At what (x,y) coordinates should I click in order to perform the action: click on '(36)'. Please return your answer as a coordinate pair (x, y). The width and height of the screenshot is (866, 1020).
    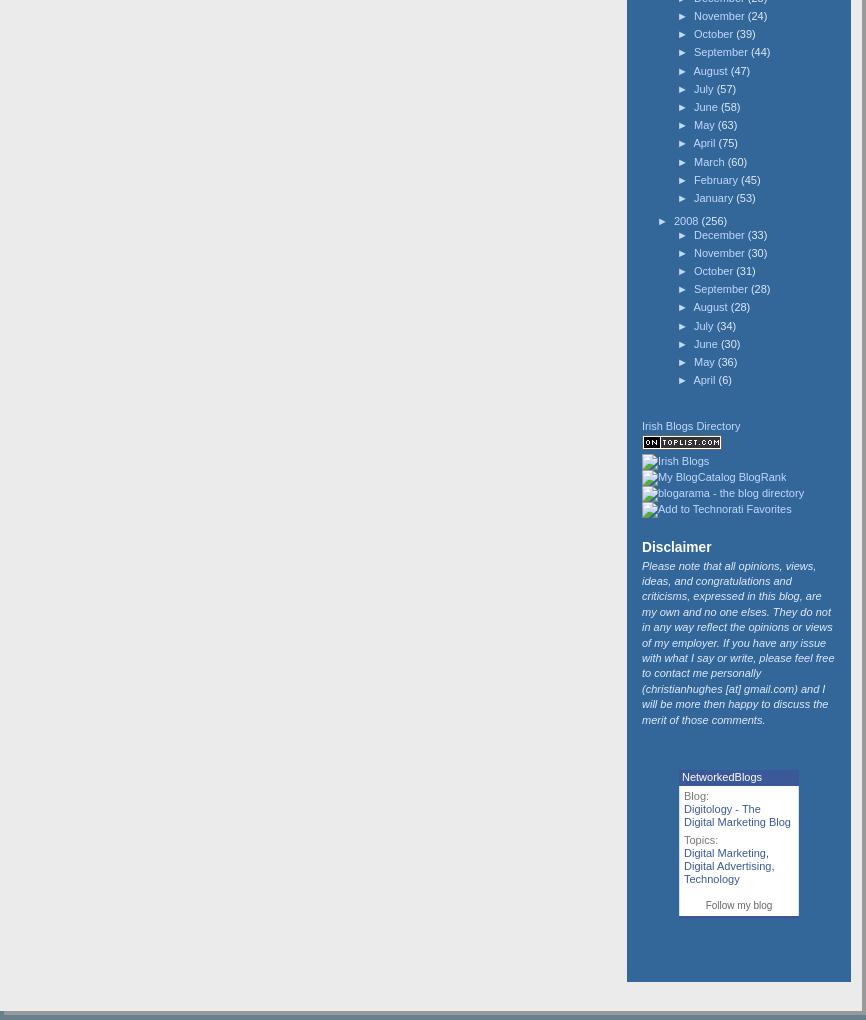
    Looking at the image, I should click on (715, 359).